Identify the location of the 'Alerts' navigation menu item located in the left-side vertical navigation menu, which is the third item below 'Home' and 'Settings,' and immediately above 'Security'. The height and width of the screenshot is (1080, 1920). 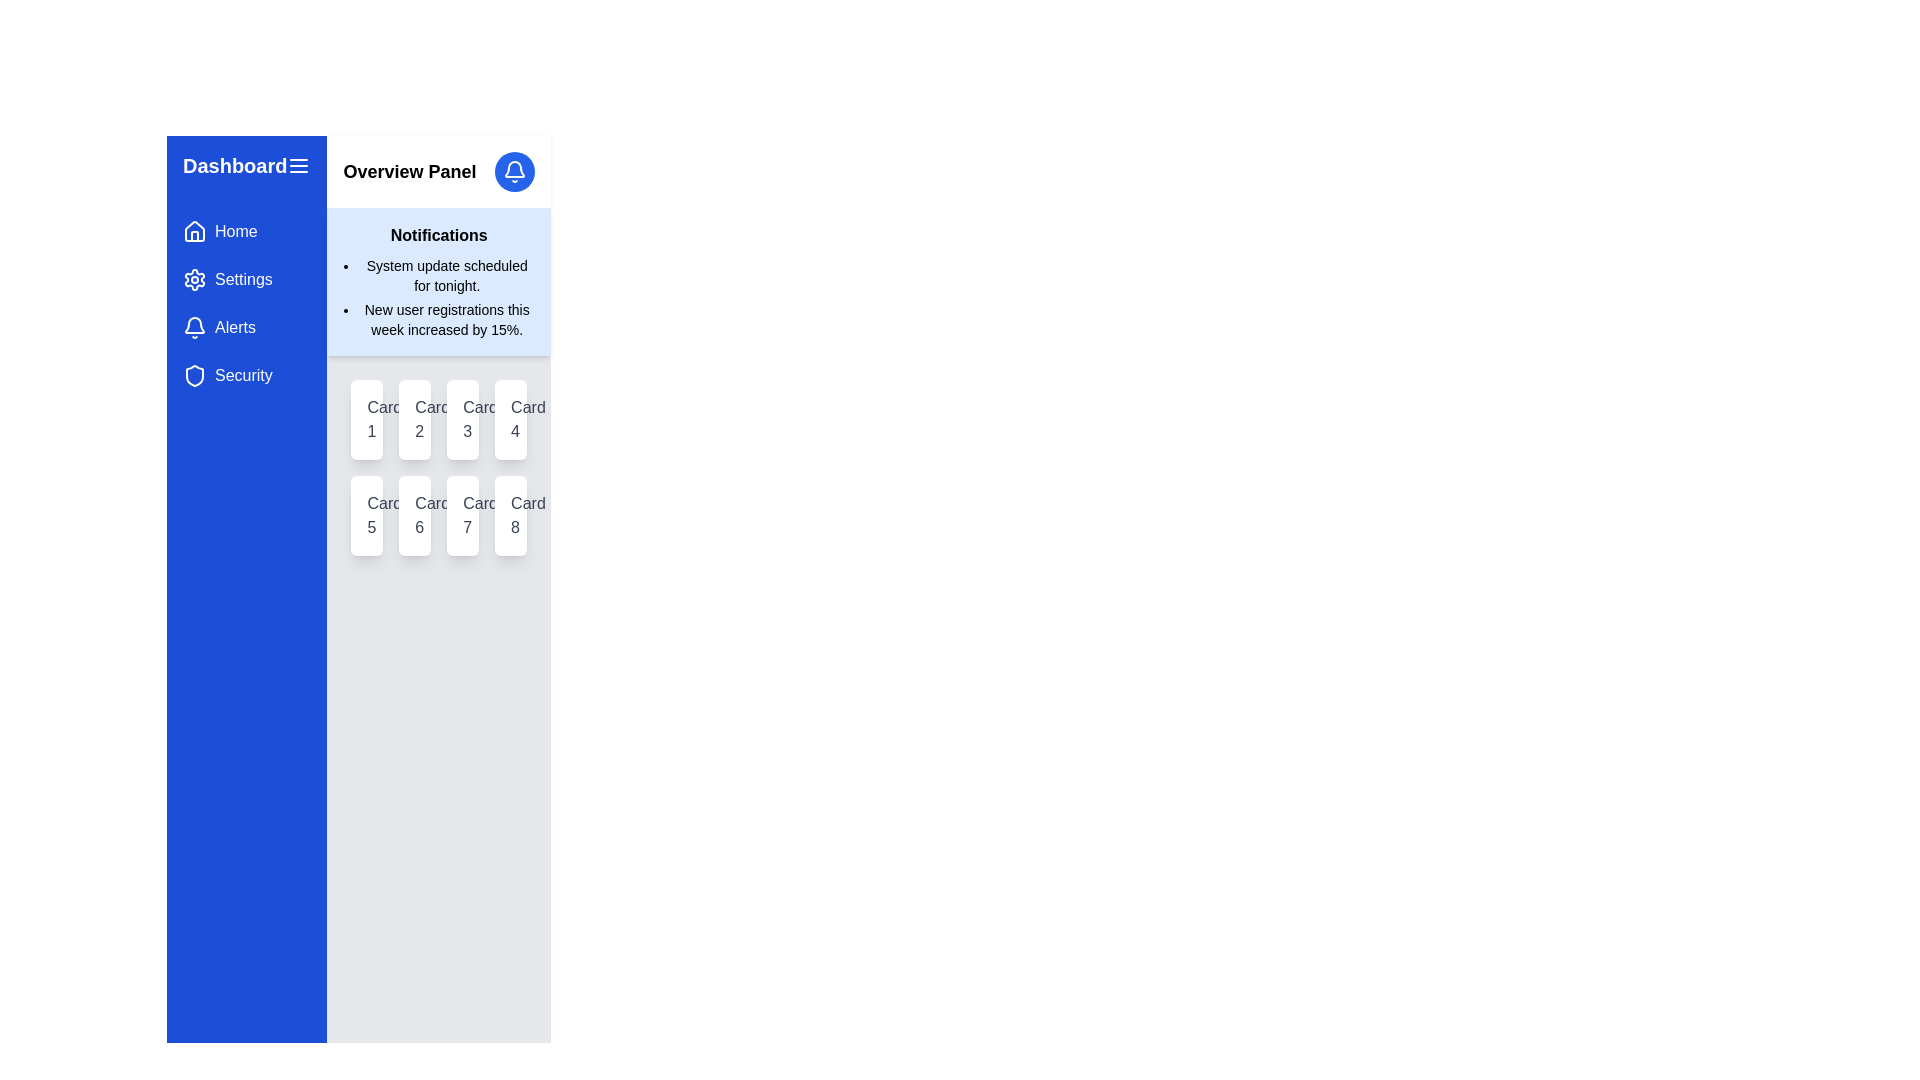
(246, 326).